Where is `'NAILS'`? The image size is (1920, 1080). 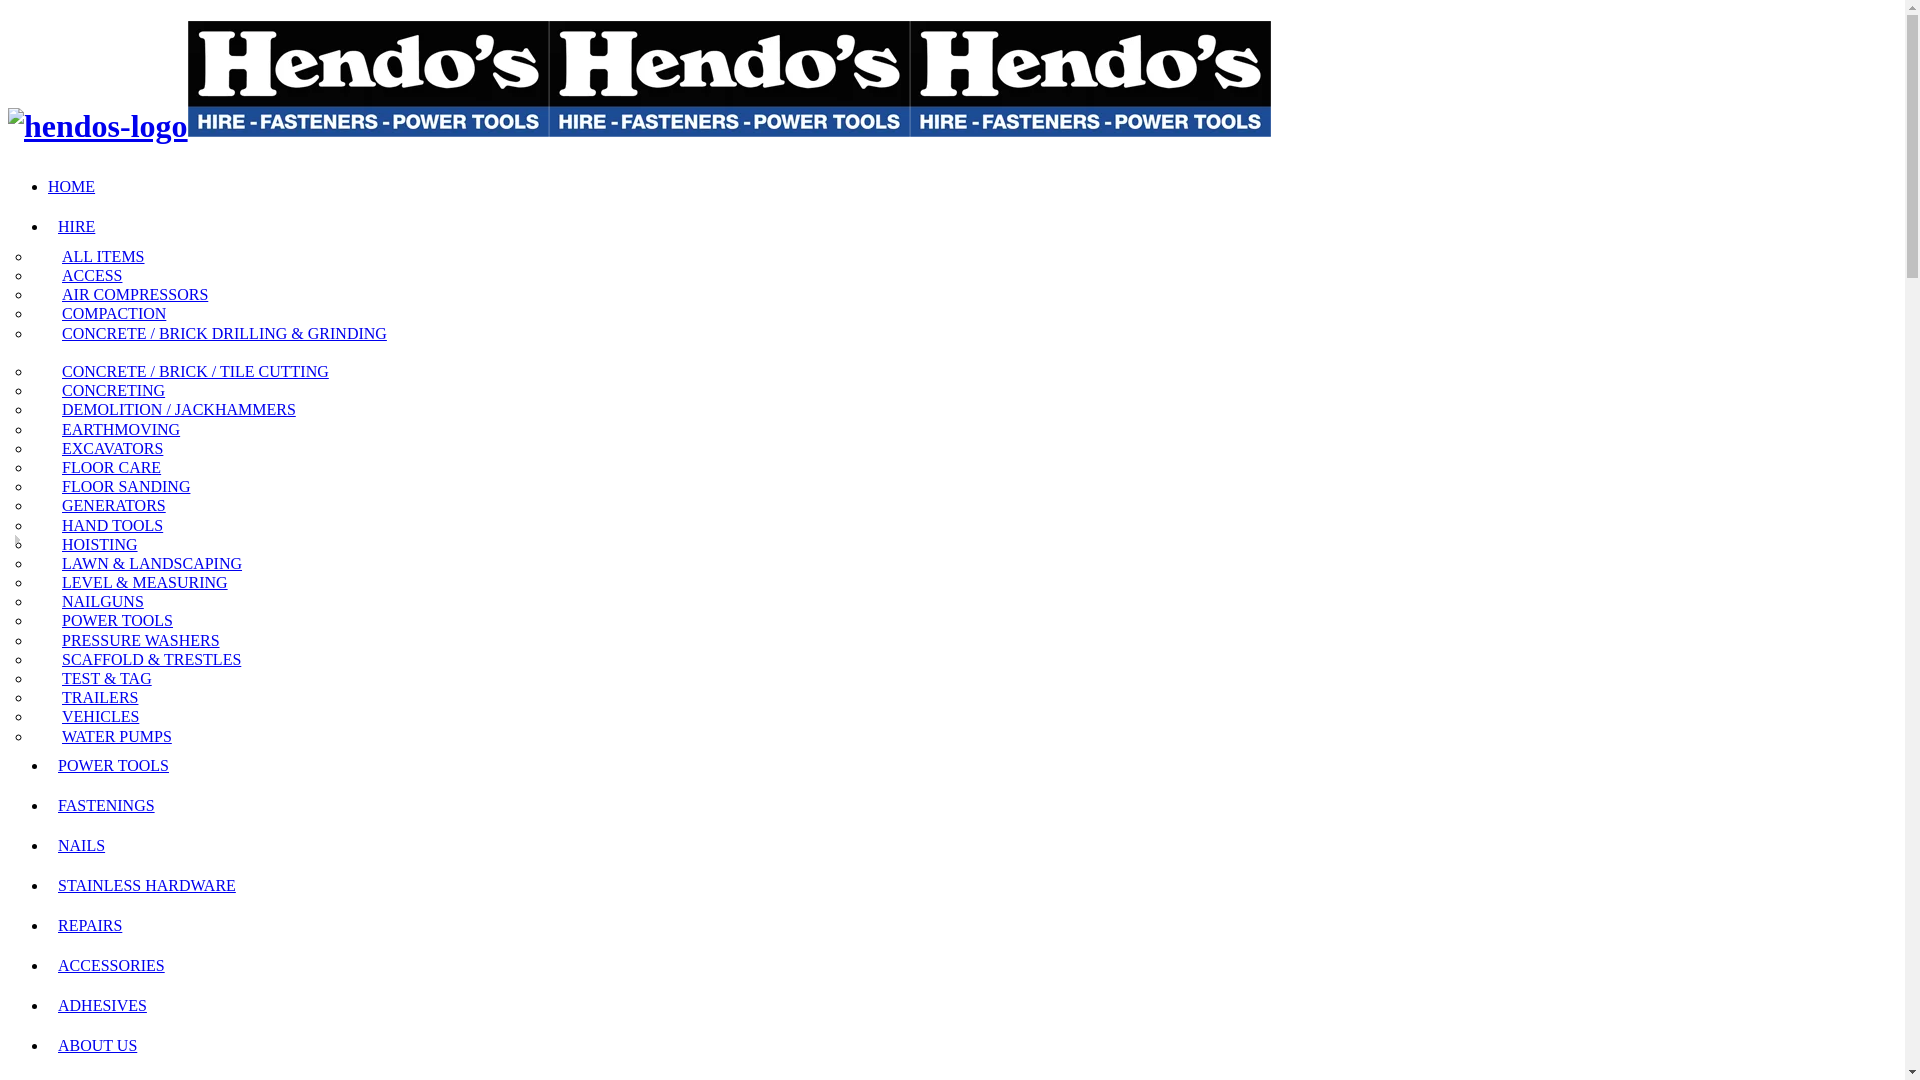 'NAILS' is located at coordinates (80, 845).